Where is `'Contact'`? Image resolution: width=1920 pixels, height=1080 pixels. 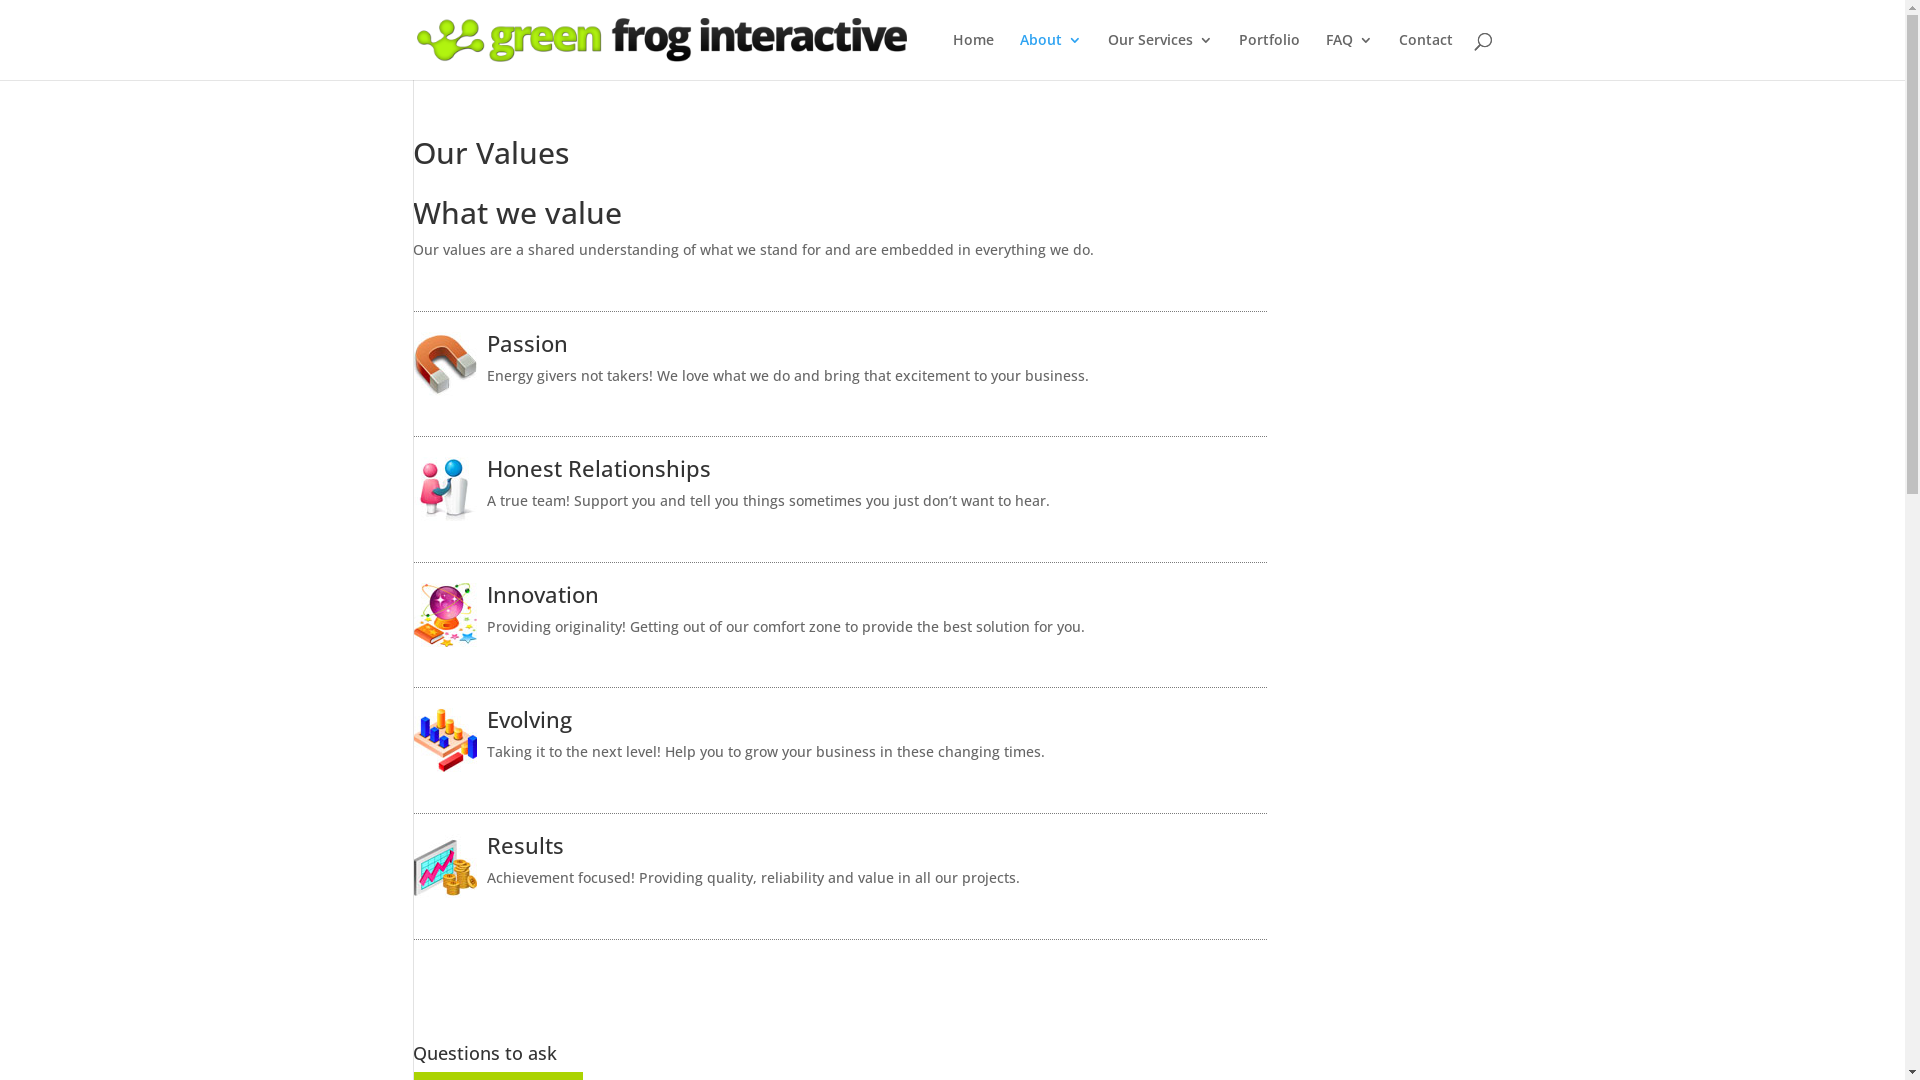
'Contact' is located at coordinates (1424, 55).